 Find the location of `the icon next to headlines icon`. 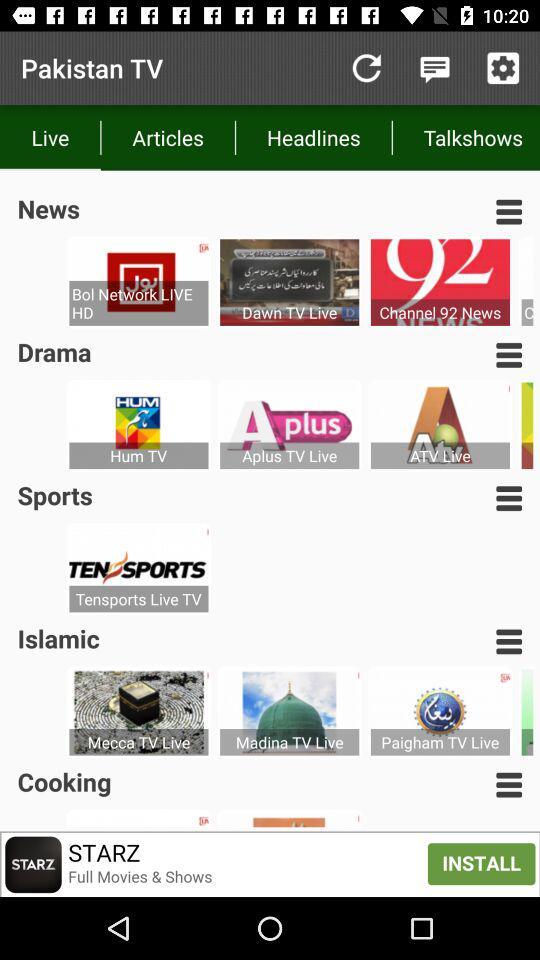

the icon next to headlines icon is located at coordinates (466, 136).